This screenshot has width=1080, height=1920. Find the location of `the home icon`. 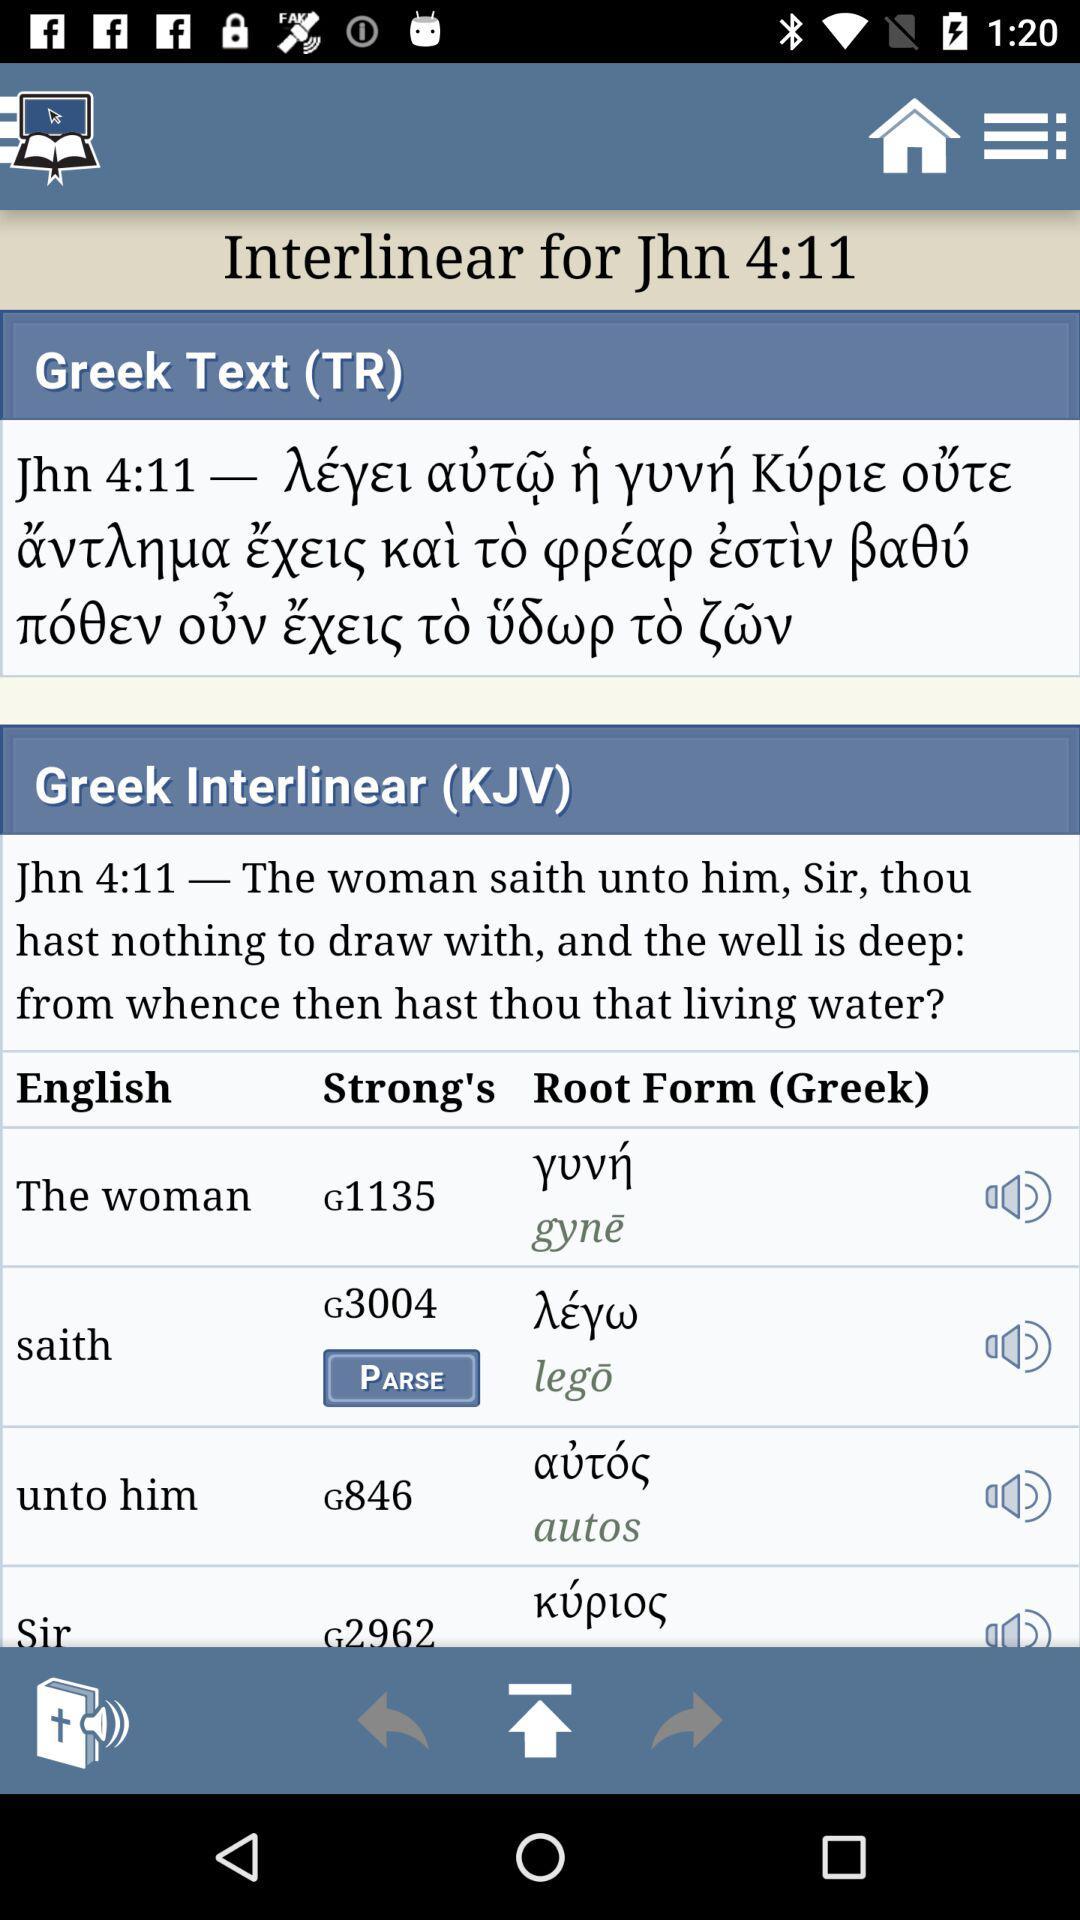

the home icon is located at coordinates (540, 1719).